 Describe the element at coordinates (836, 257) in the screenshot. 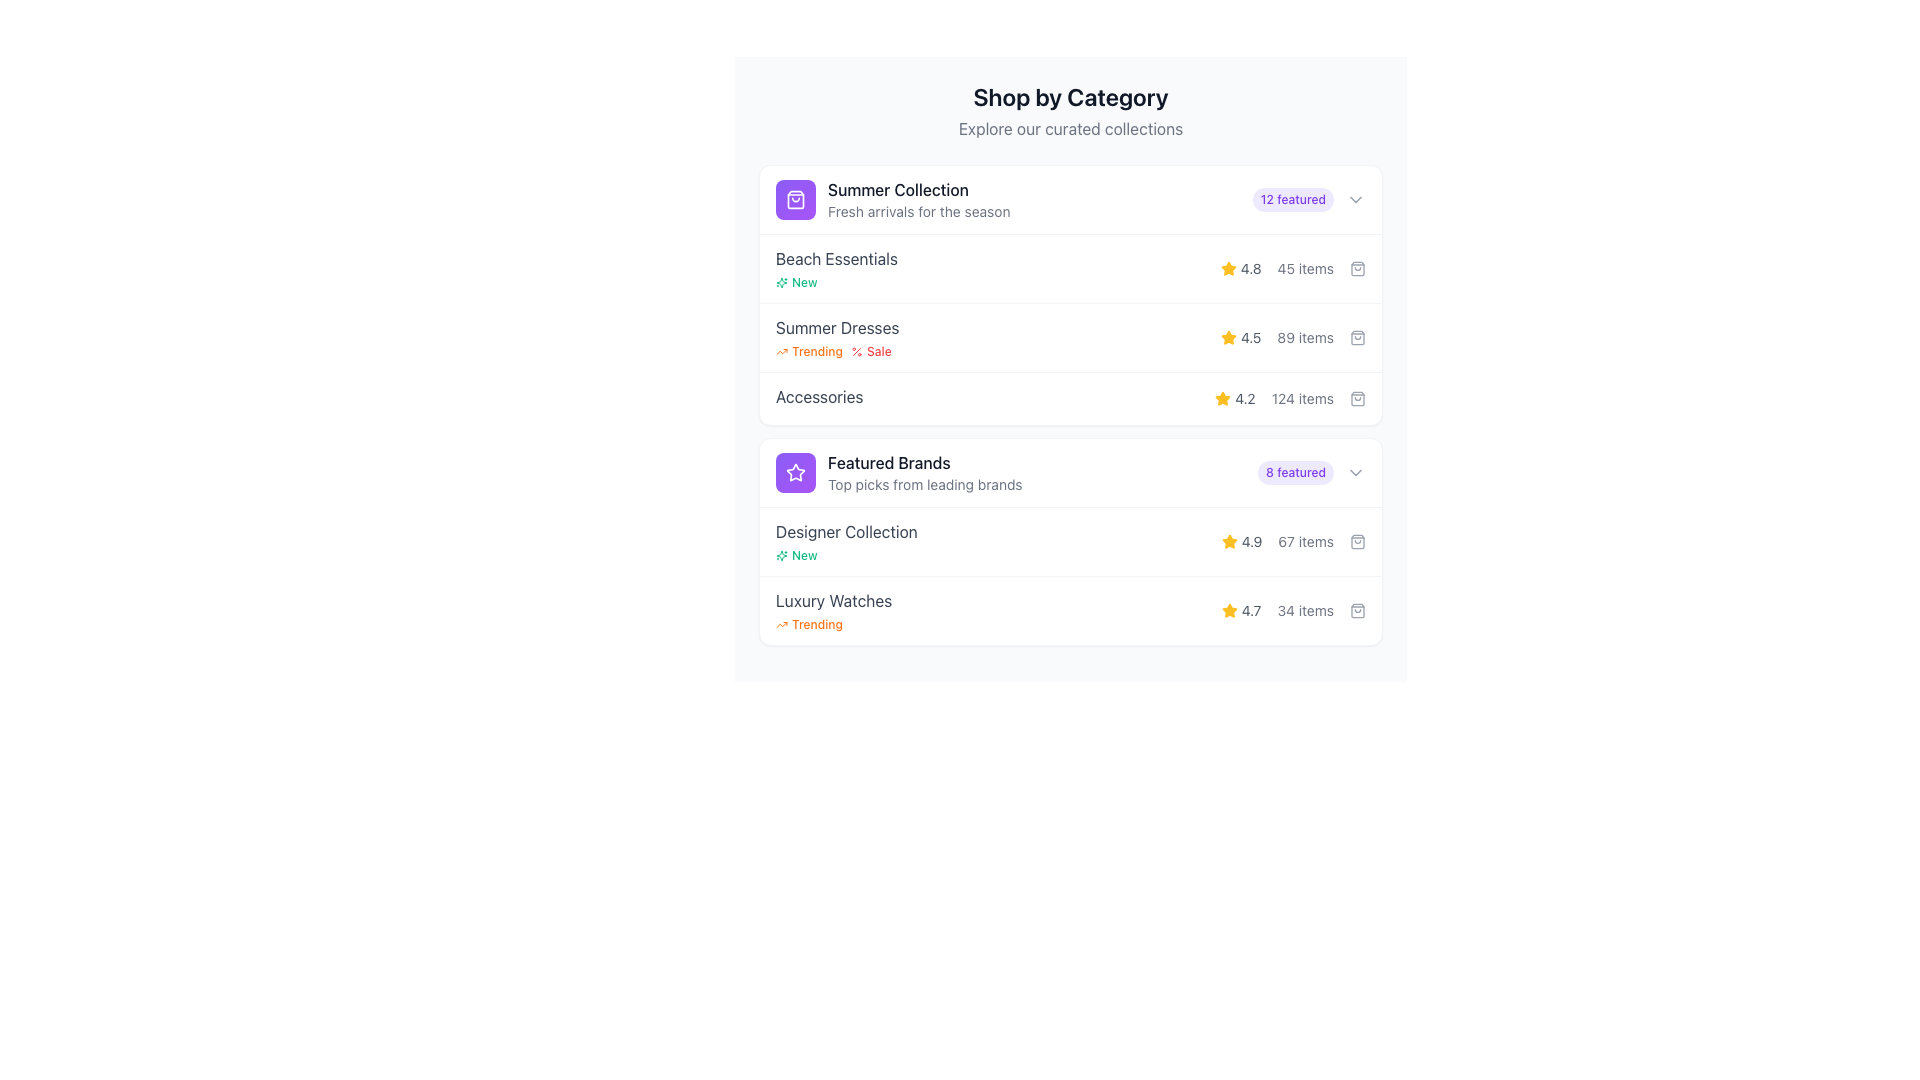

I see `the text label displaying 'Beach Essentials' in gray font, located under 'Shop by Category' in the 'Summer Collection' section` at that location.